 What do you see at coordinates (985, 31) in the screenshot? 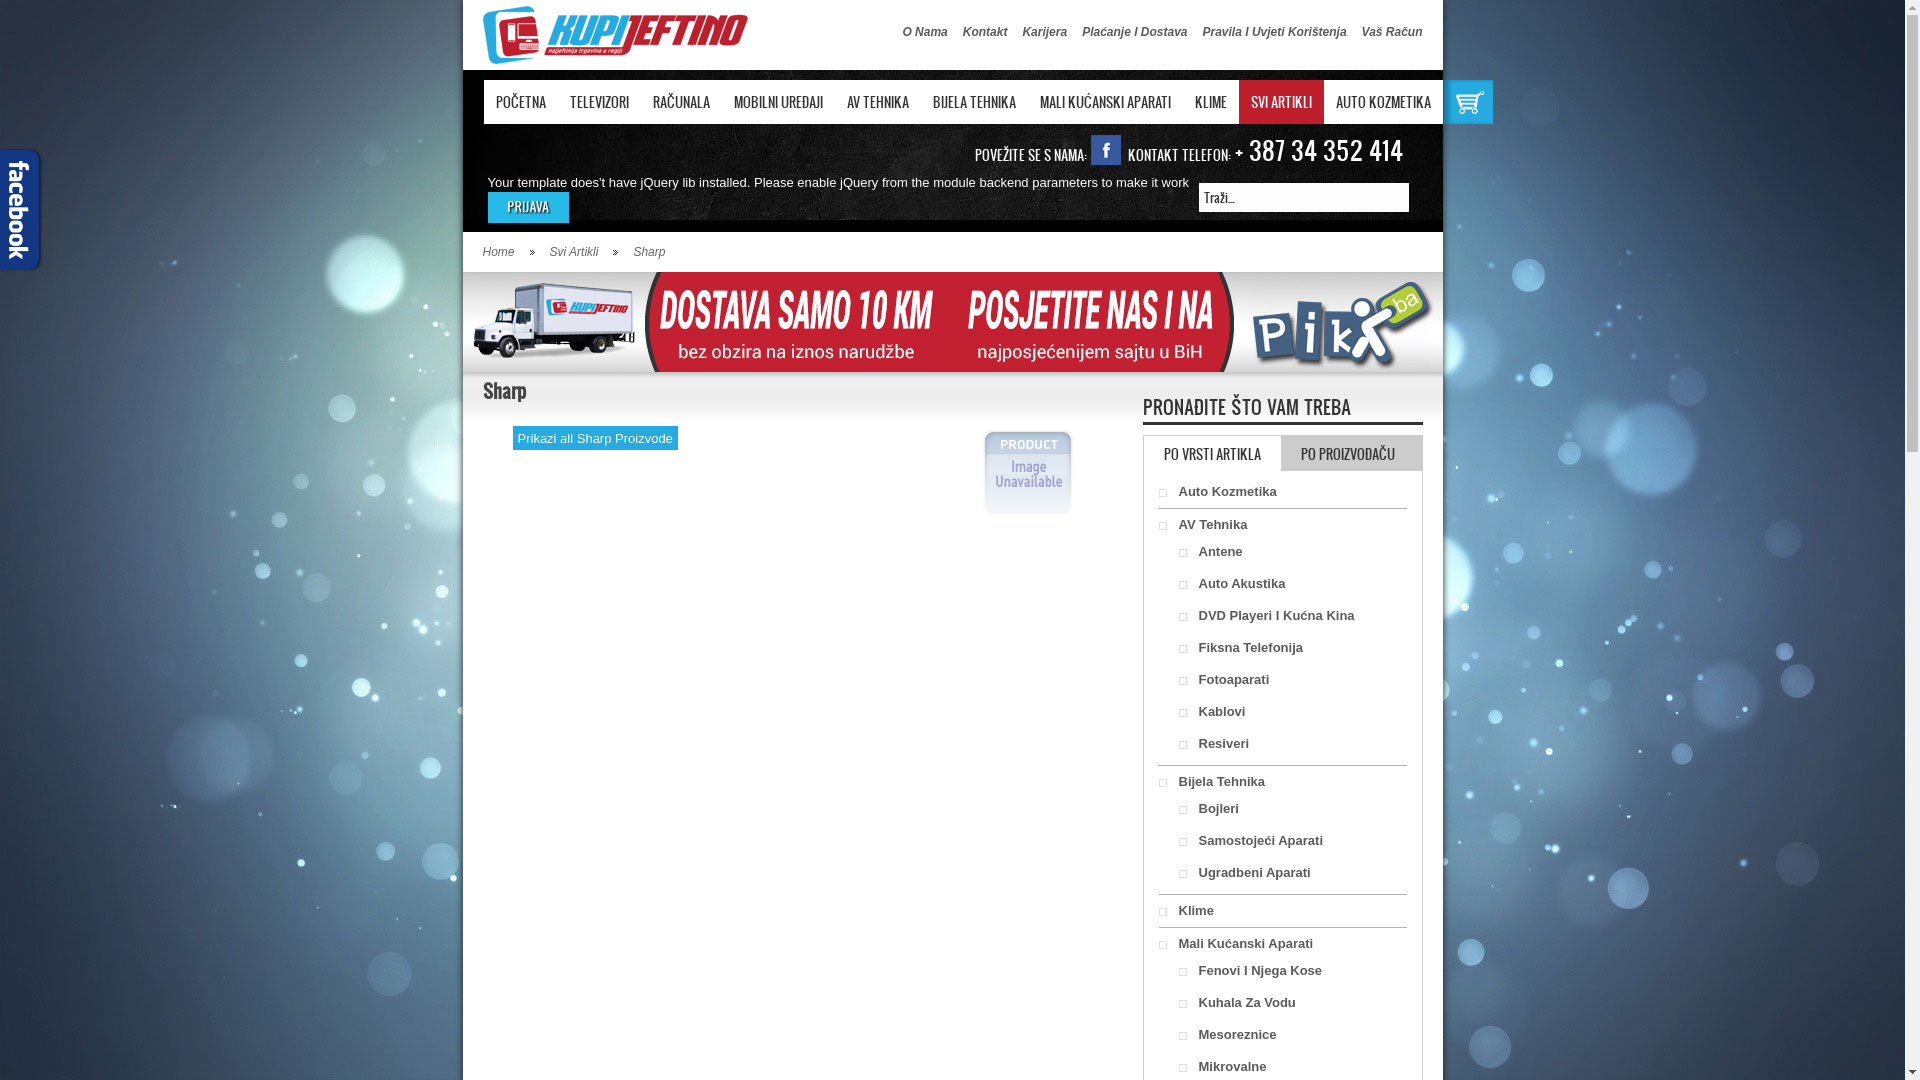
I see `'Kontakt'` at bounding box center [985, 31].